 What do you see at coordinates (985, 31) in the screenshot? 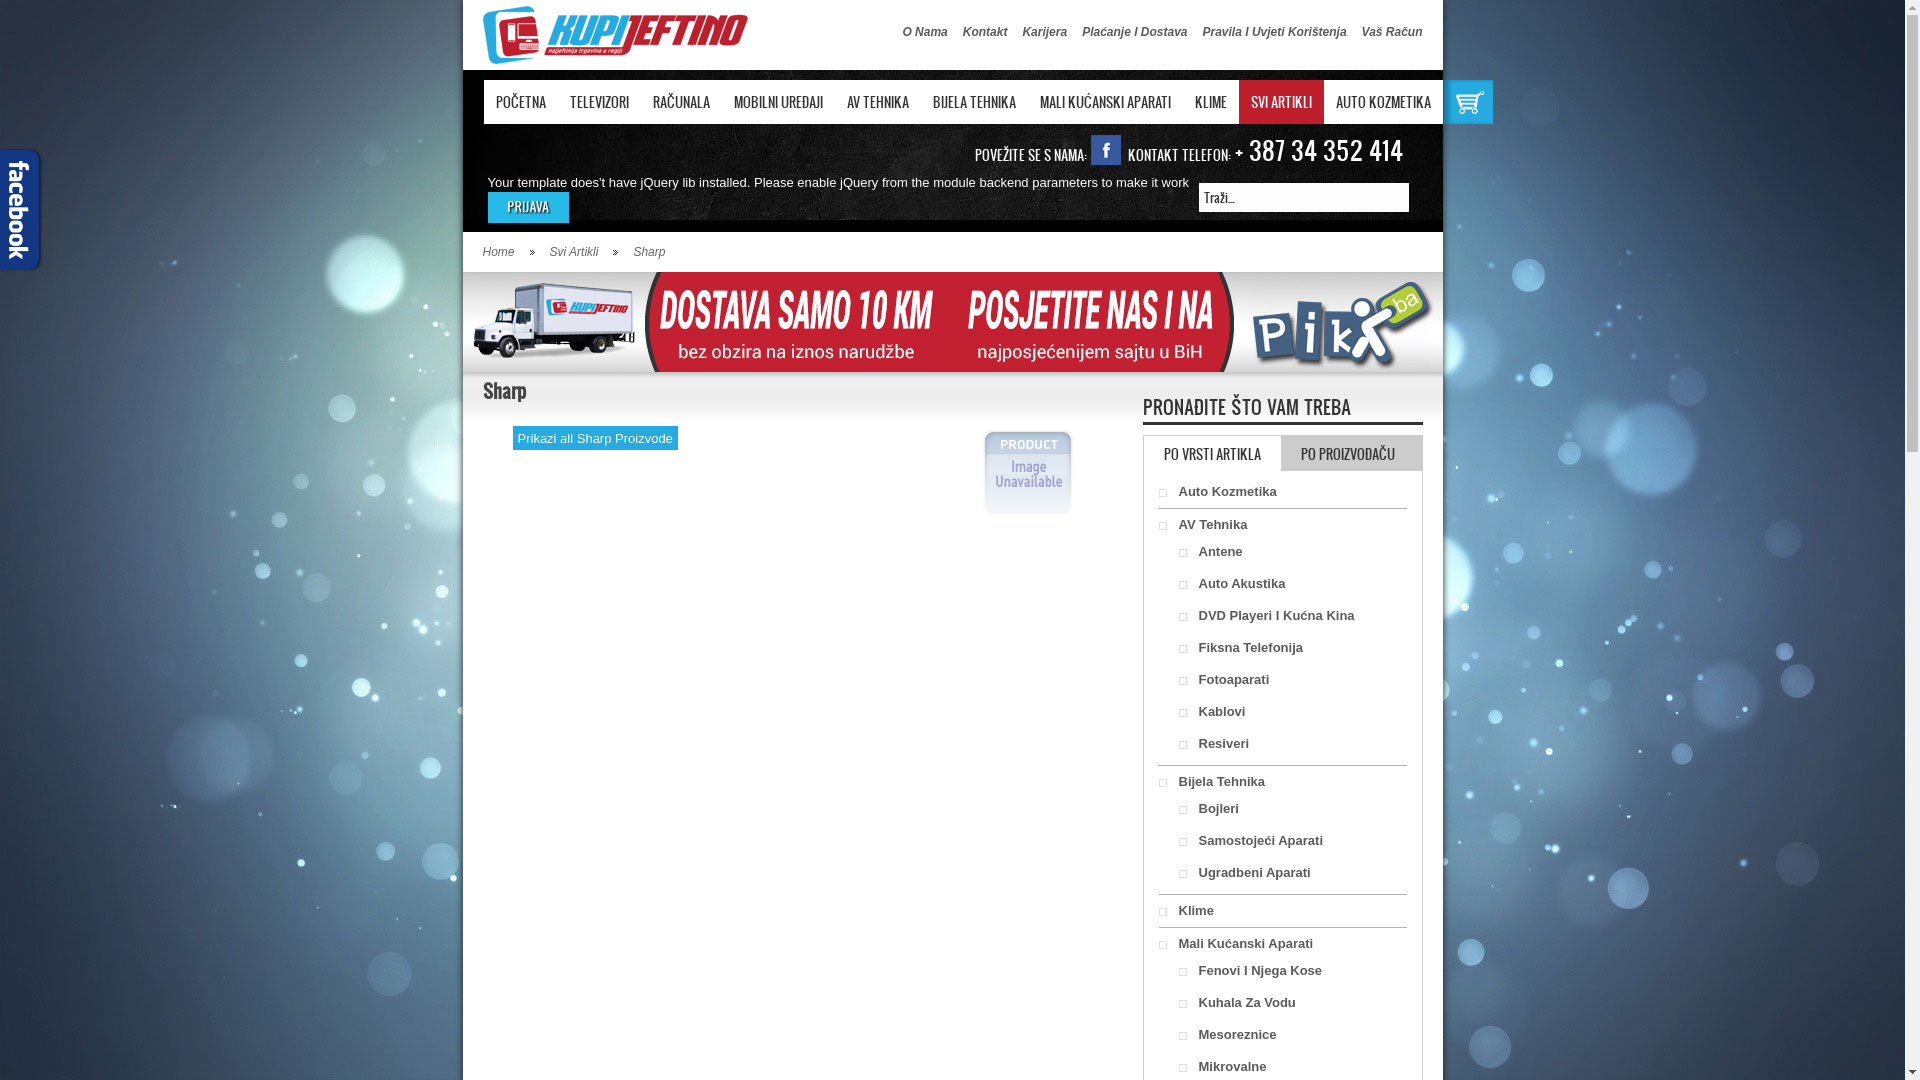
I see `'Kontakt'` at bounding box center [985, 31].